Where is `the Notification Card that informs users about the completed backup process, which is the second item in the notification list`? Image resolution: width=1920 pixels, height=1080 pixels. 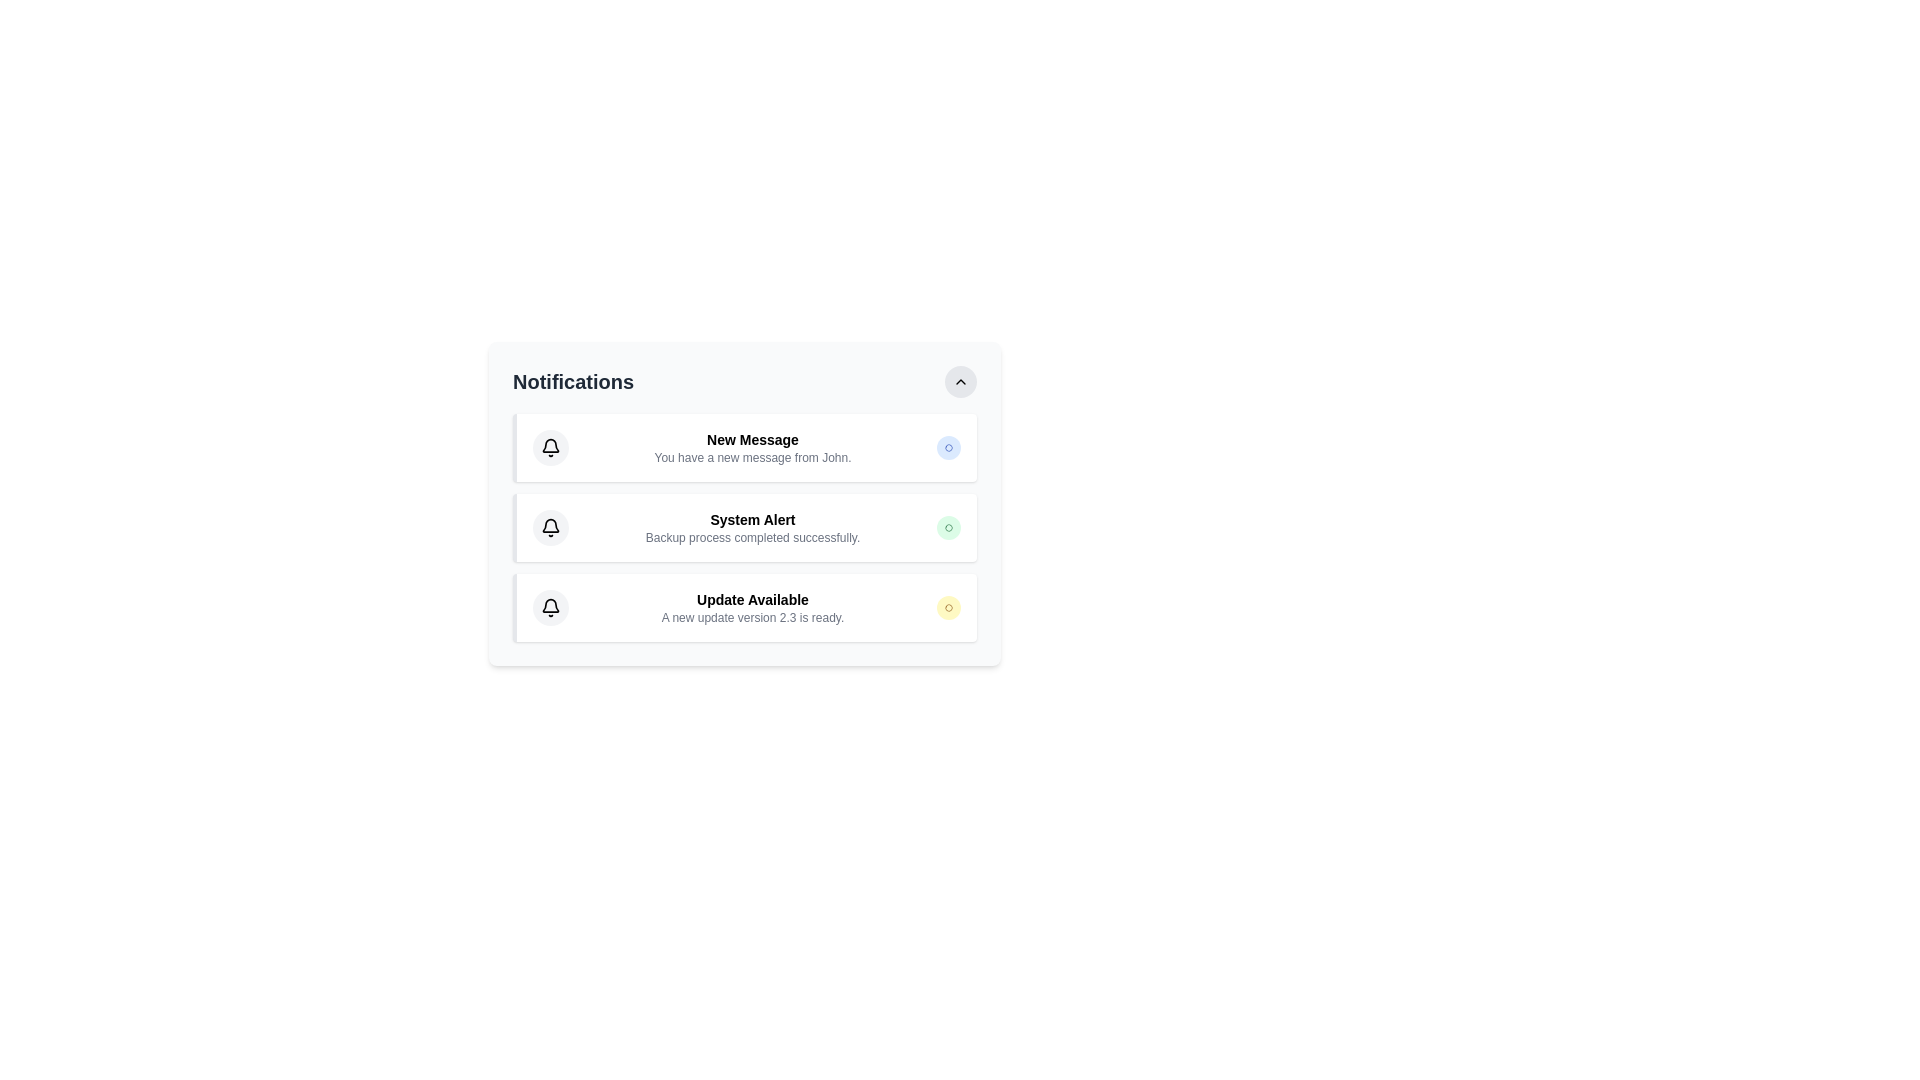 the Notification Card that informs users about the completed backup process, which is the second item in the notification list is located at coordinates (743, 527).